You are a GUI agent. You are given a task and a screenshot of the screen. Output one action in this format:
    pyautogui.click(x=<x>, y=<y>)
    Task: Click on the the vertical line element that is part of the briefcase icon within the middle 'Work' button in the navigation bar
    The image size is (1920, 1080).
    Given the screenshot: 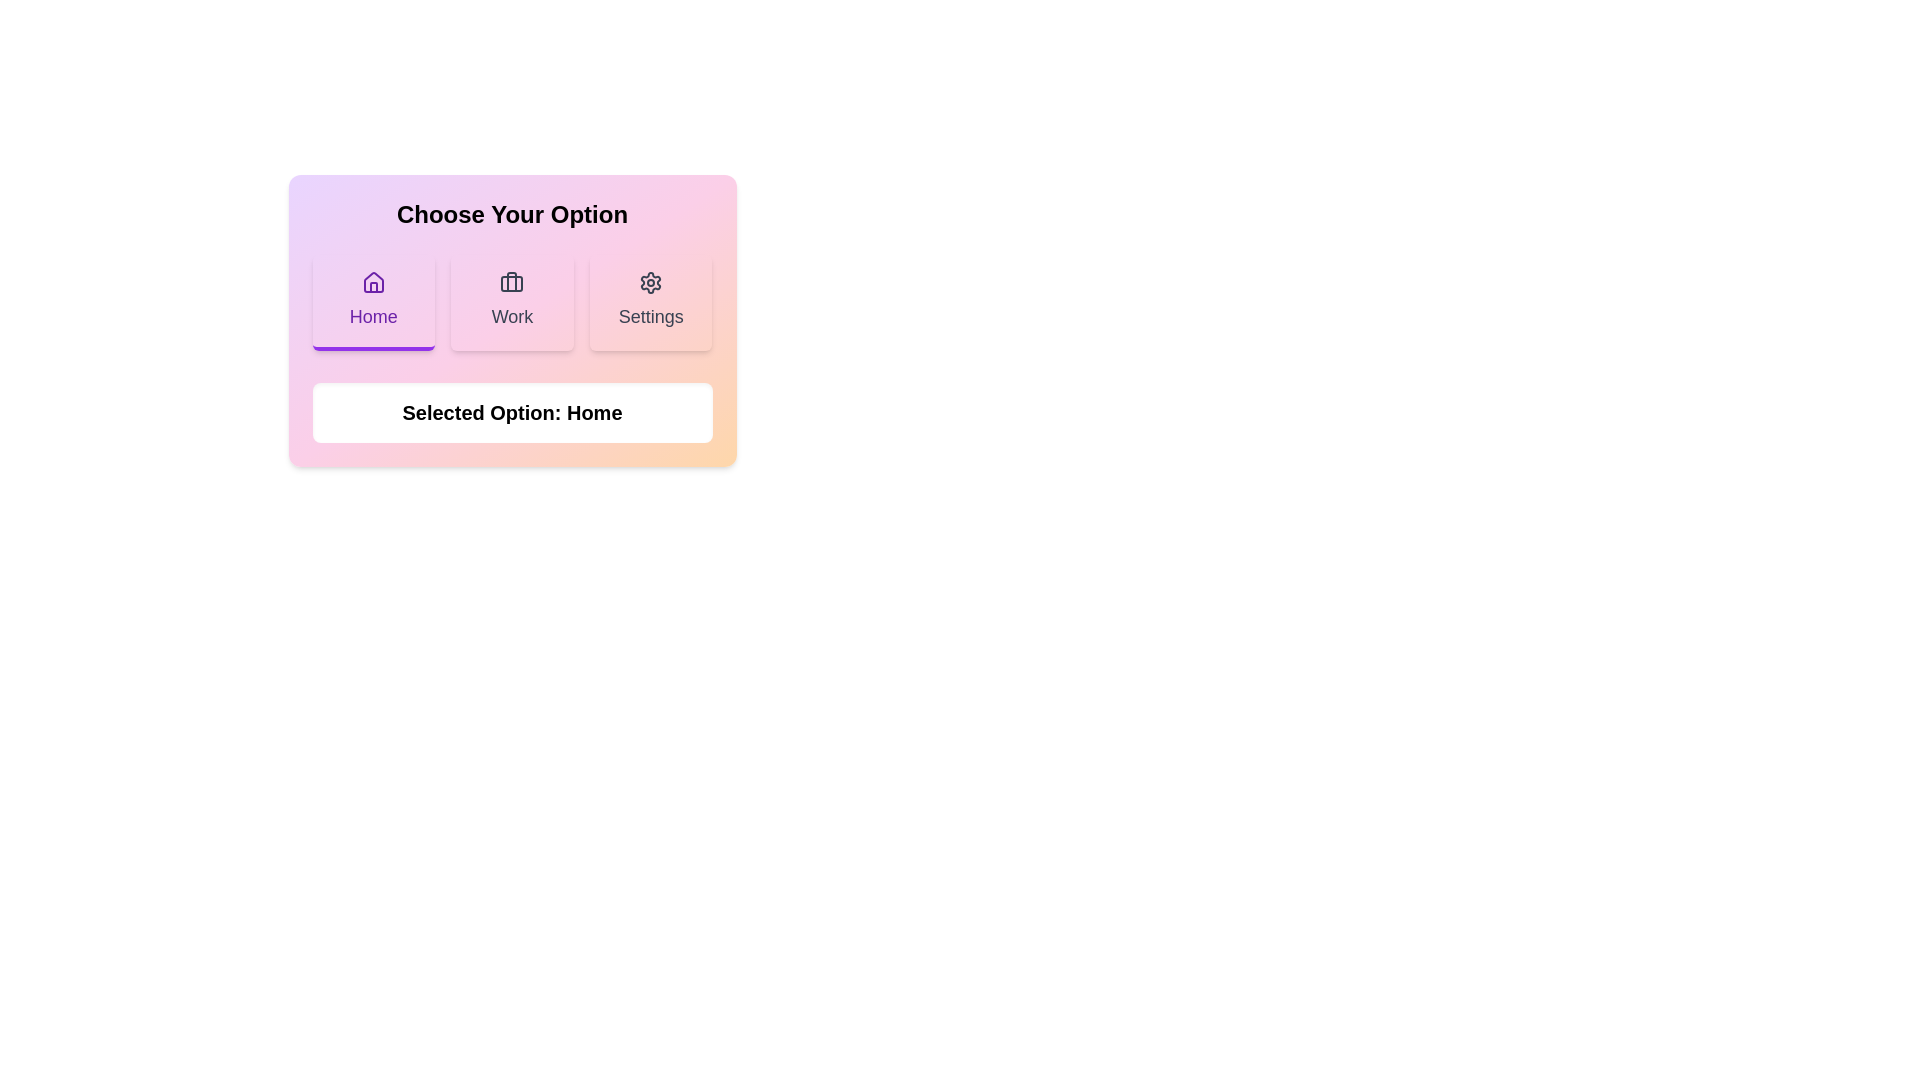 What is the action you would take?
    pyautogui.click(x=512, y=281)
    